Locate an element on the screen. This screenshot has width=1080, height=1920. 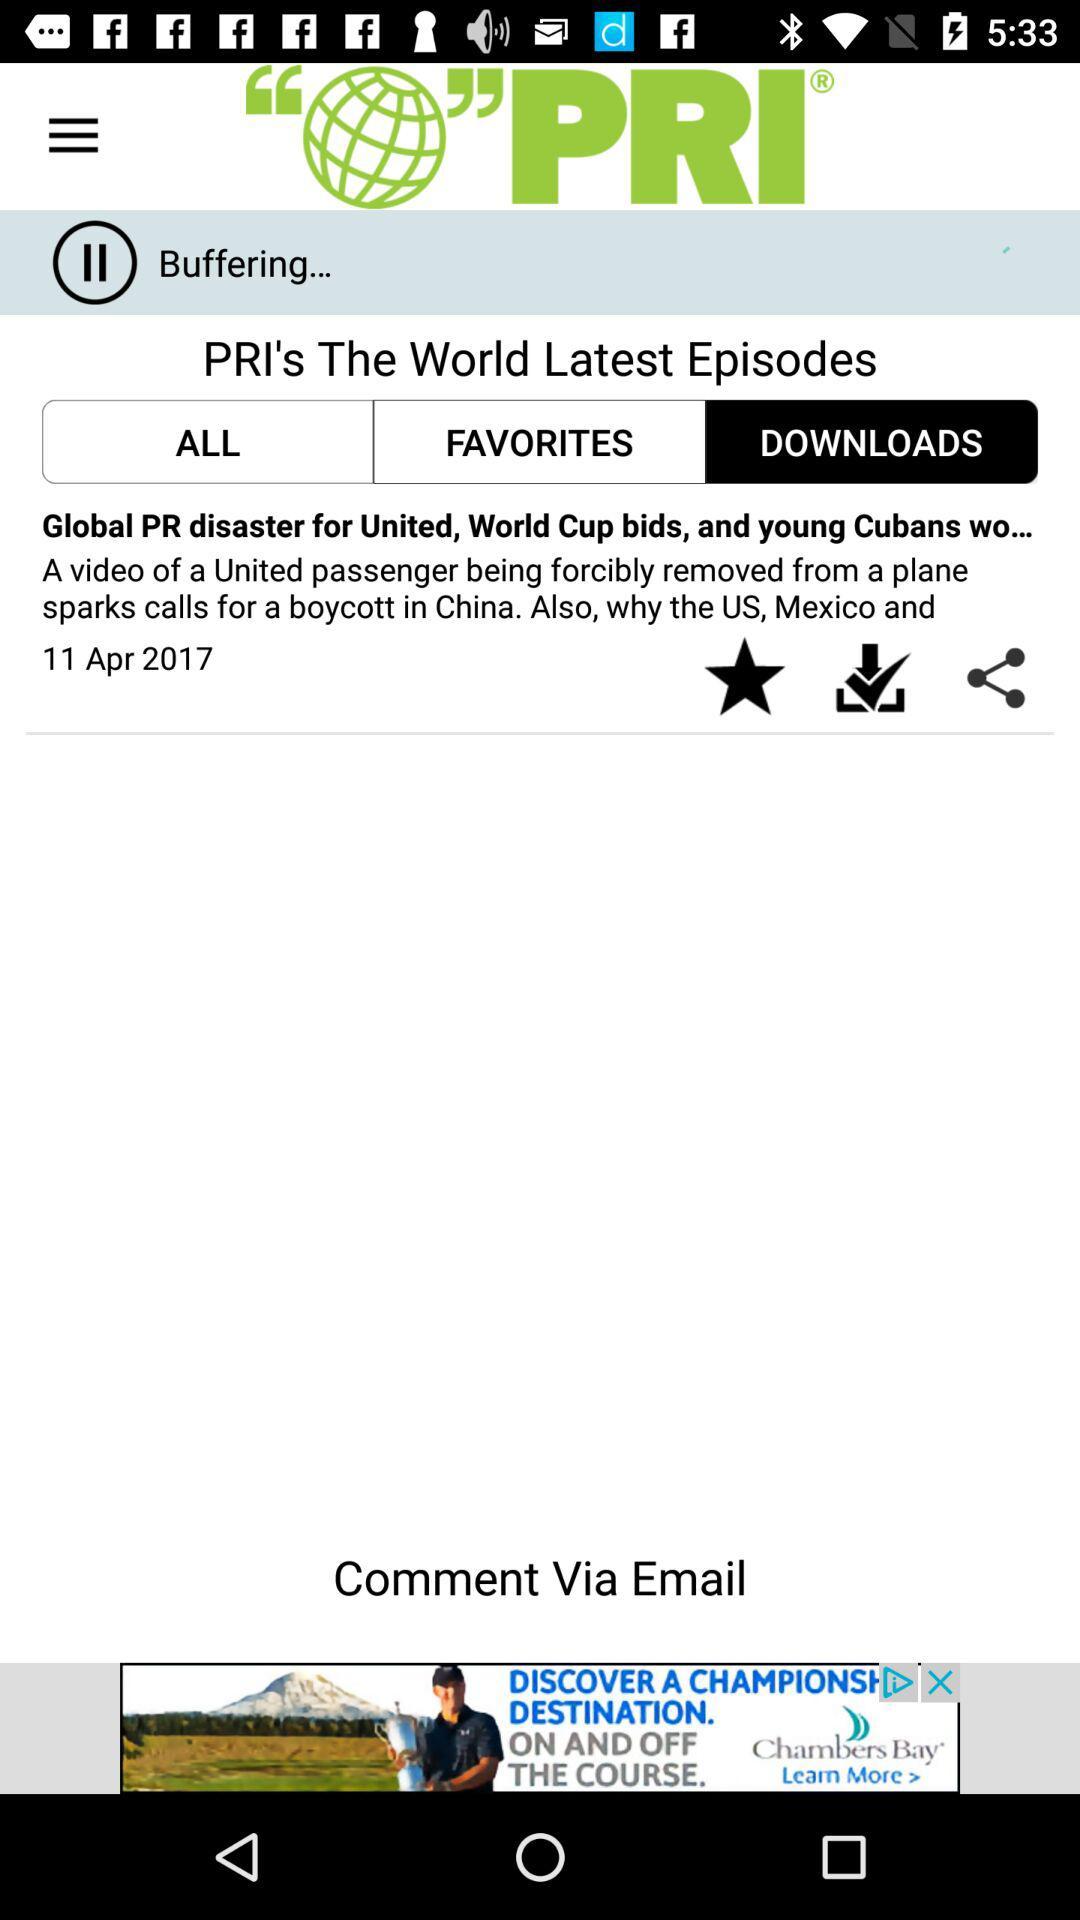
advertisement is located at coordinates (540, 1727).